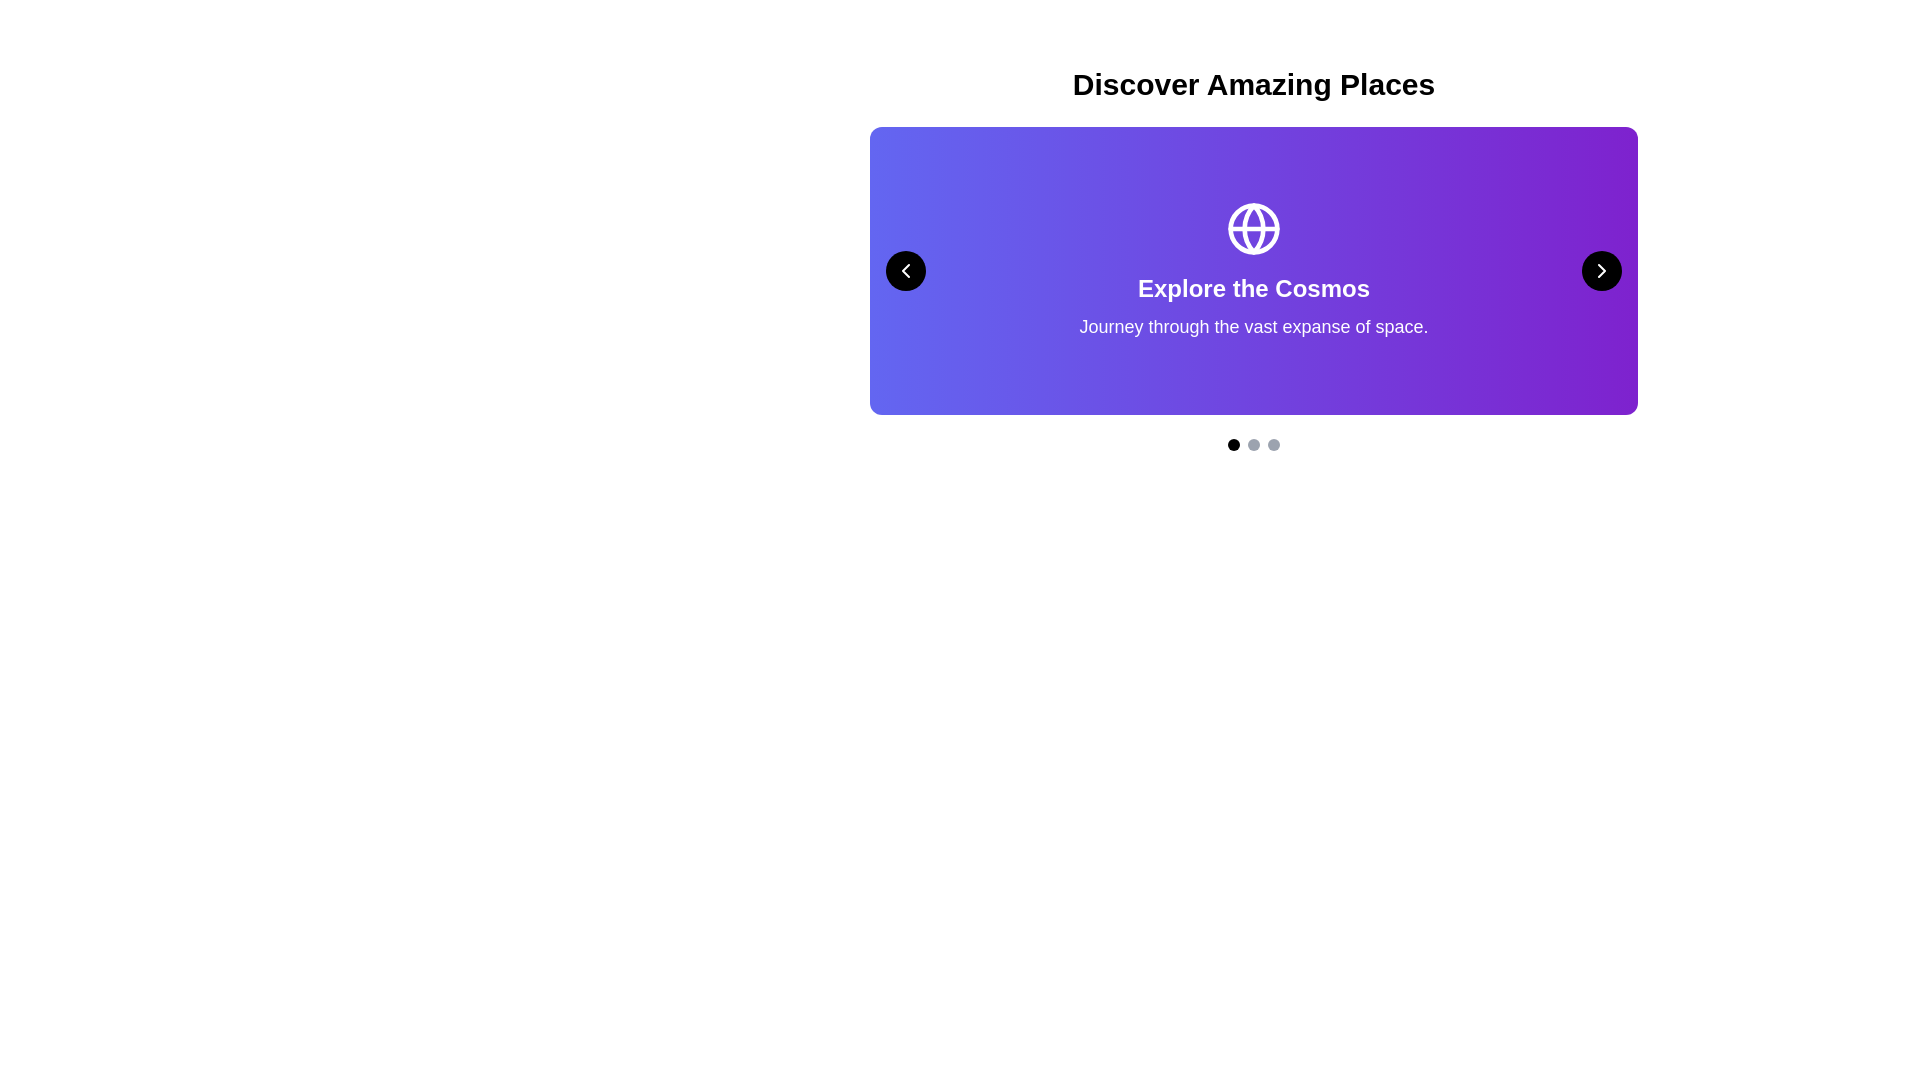  What do you see at coordinates (1252, 443) in the screenshot?
I see `the middle circular component of the carousel navigation` at bounding box center [1252, 443].